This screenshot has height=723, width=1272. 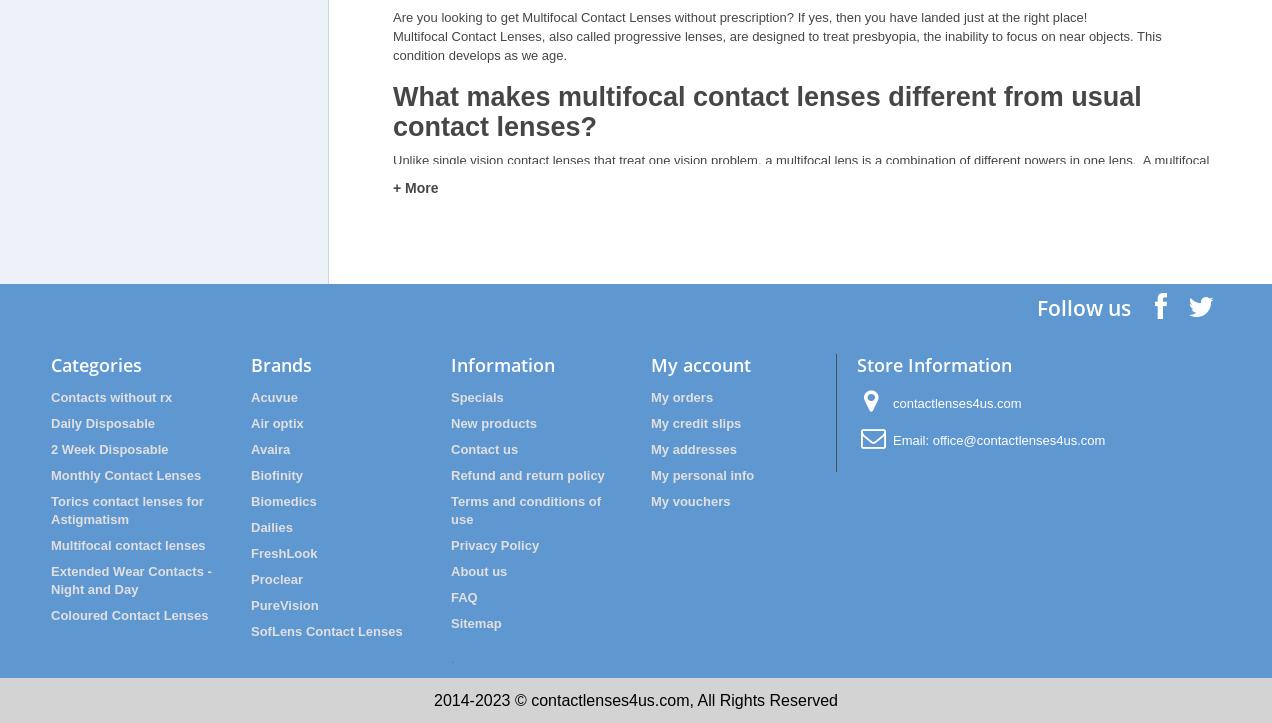 I want to click on 'Daily Disposable', so click(x=103, y=421).